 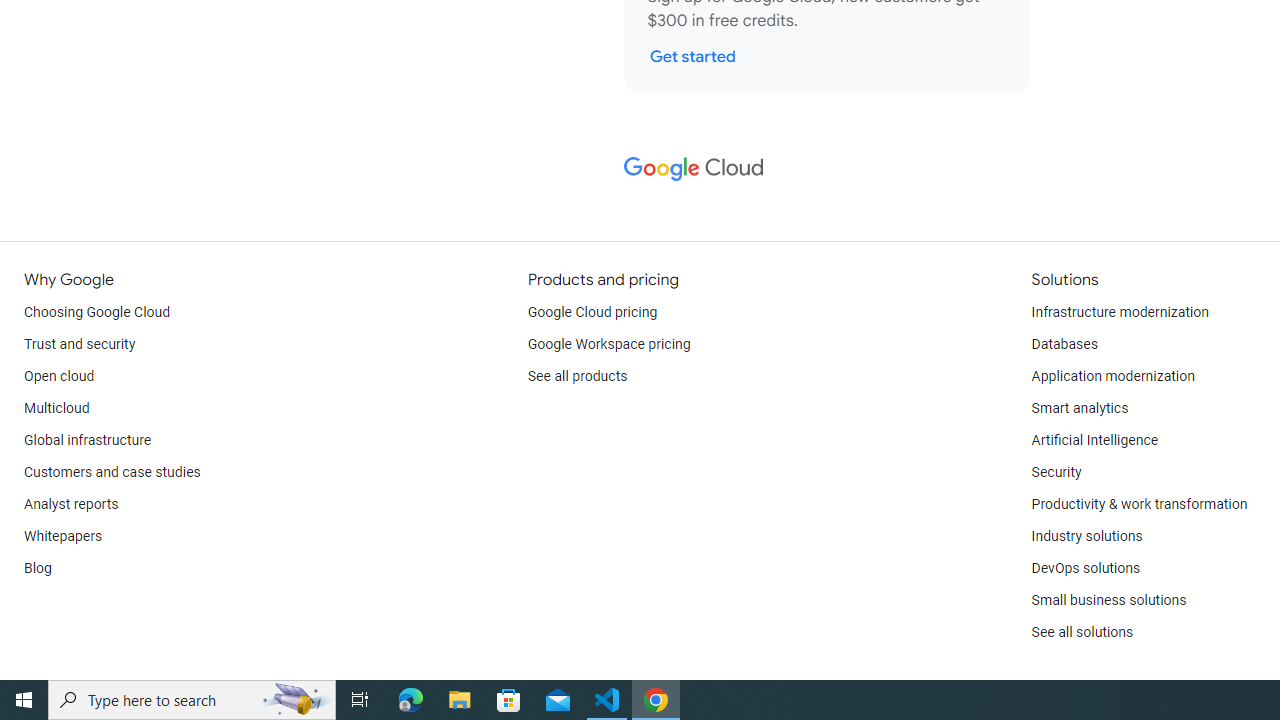 What do you see at coordinates (56, 407) in the screenshot?
I see `'Multicloud'` at bounding box center [56, 407].